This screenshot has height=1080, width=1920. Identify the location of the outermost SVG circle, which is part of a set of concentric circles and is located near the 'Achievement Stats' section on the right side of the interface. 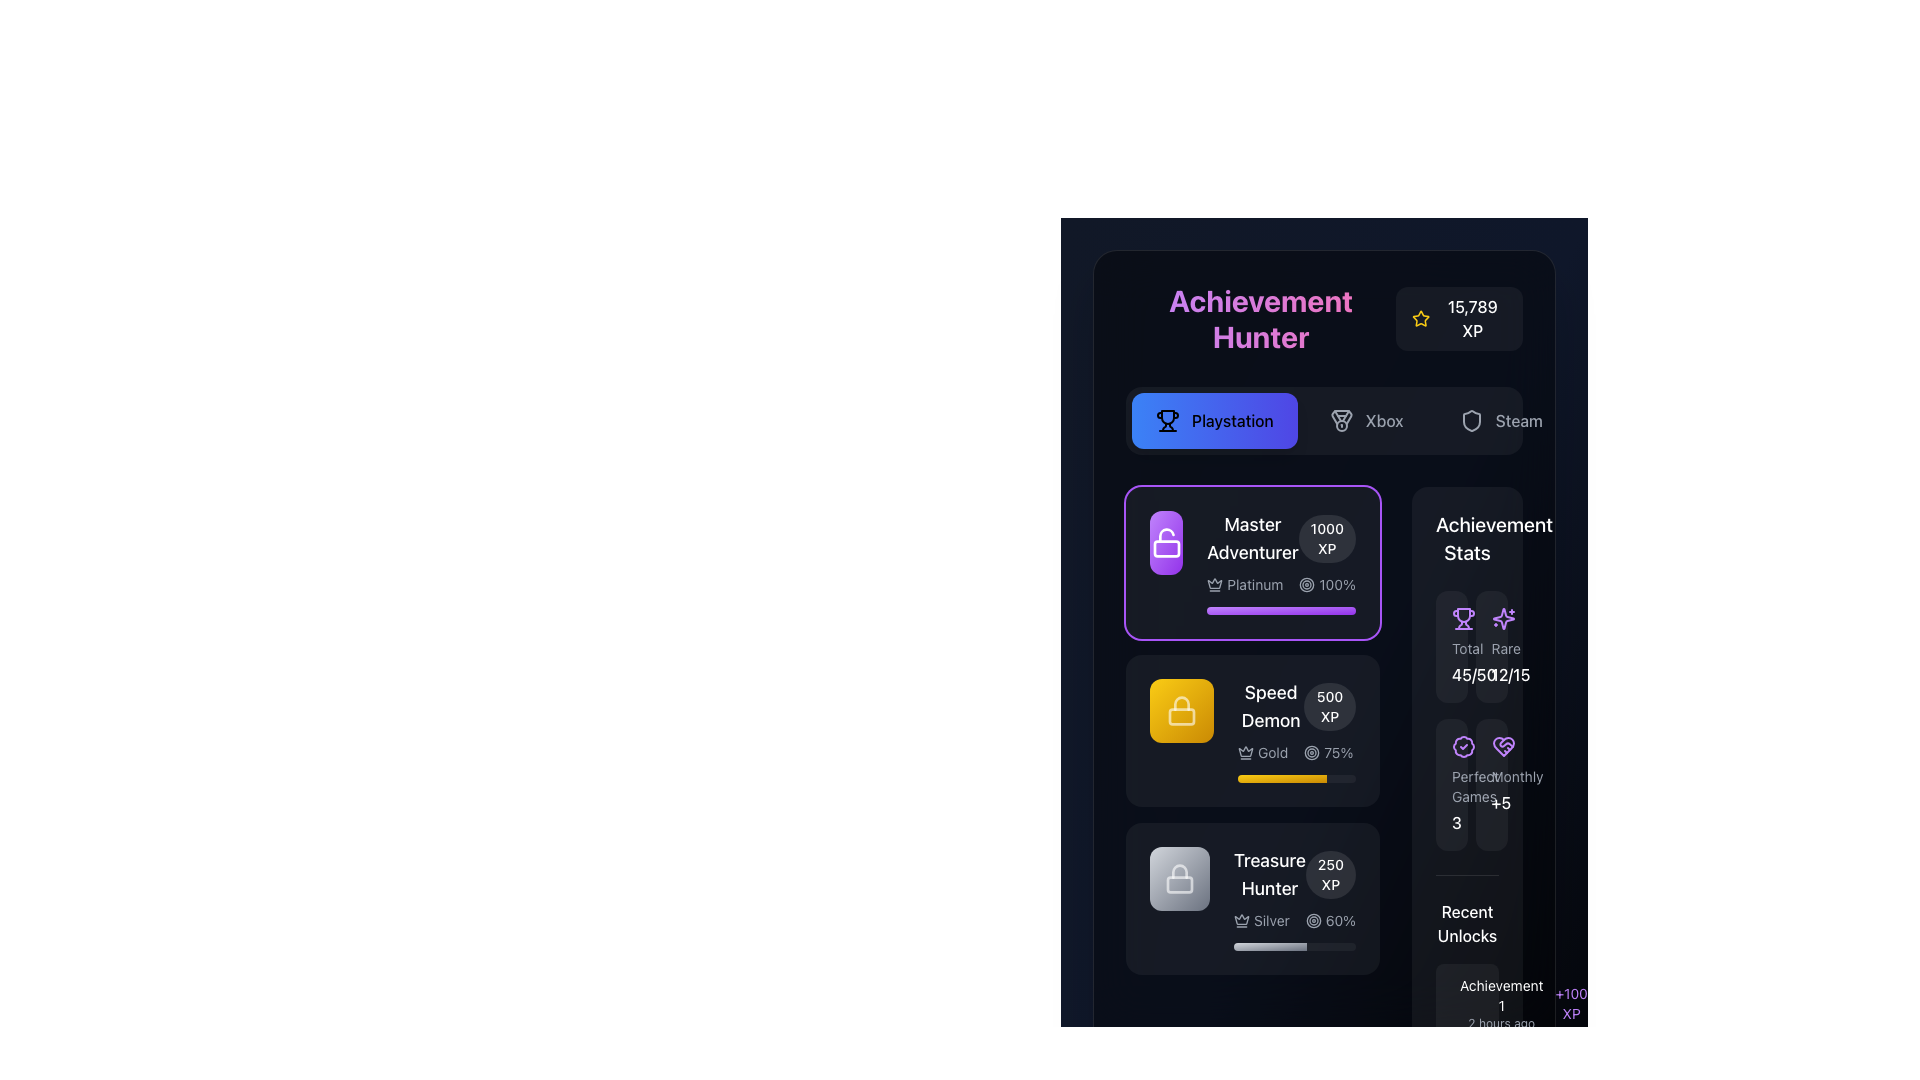
(1307, 585).